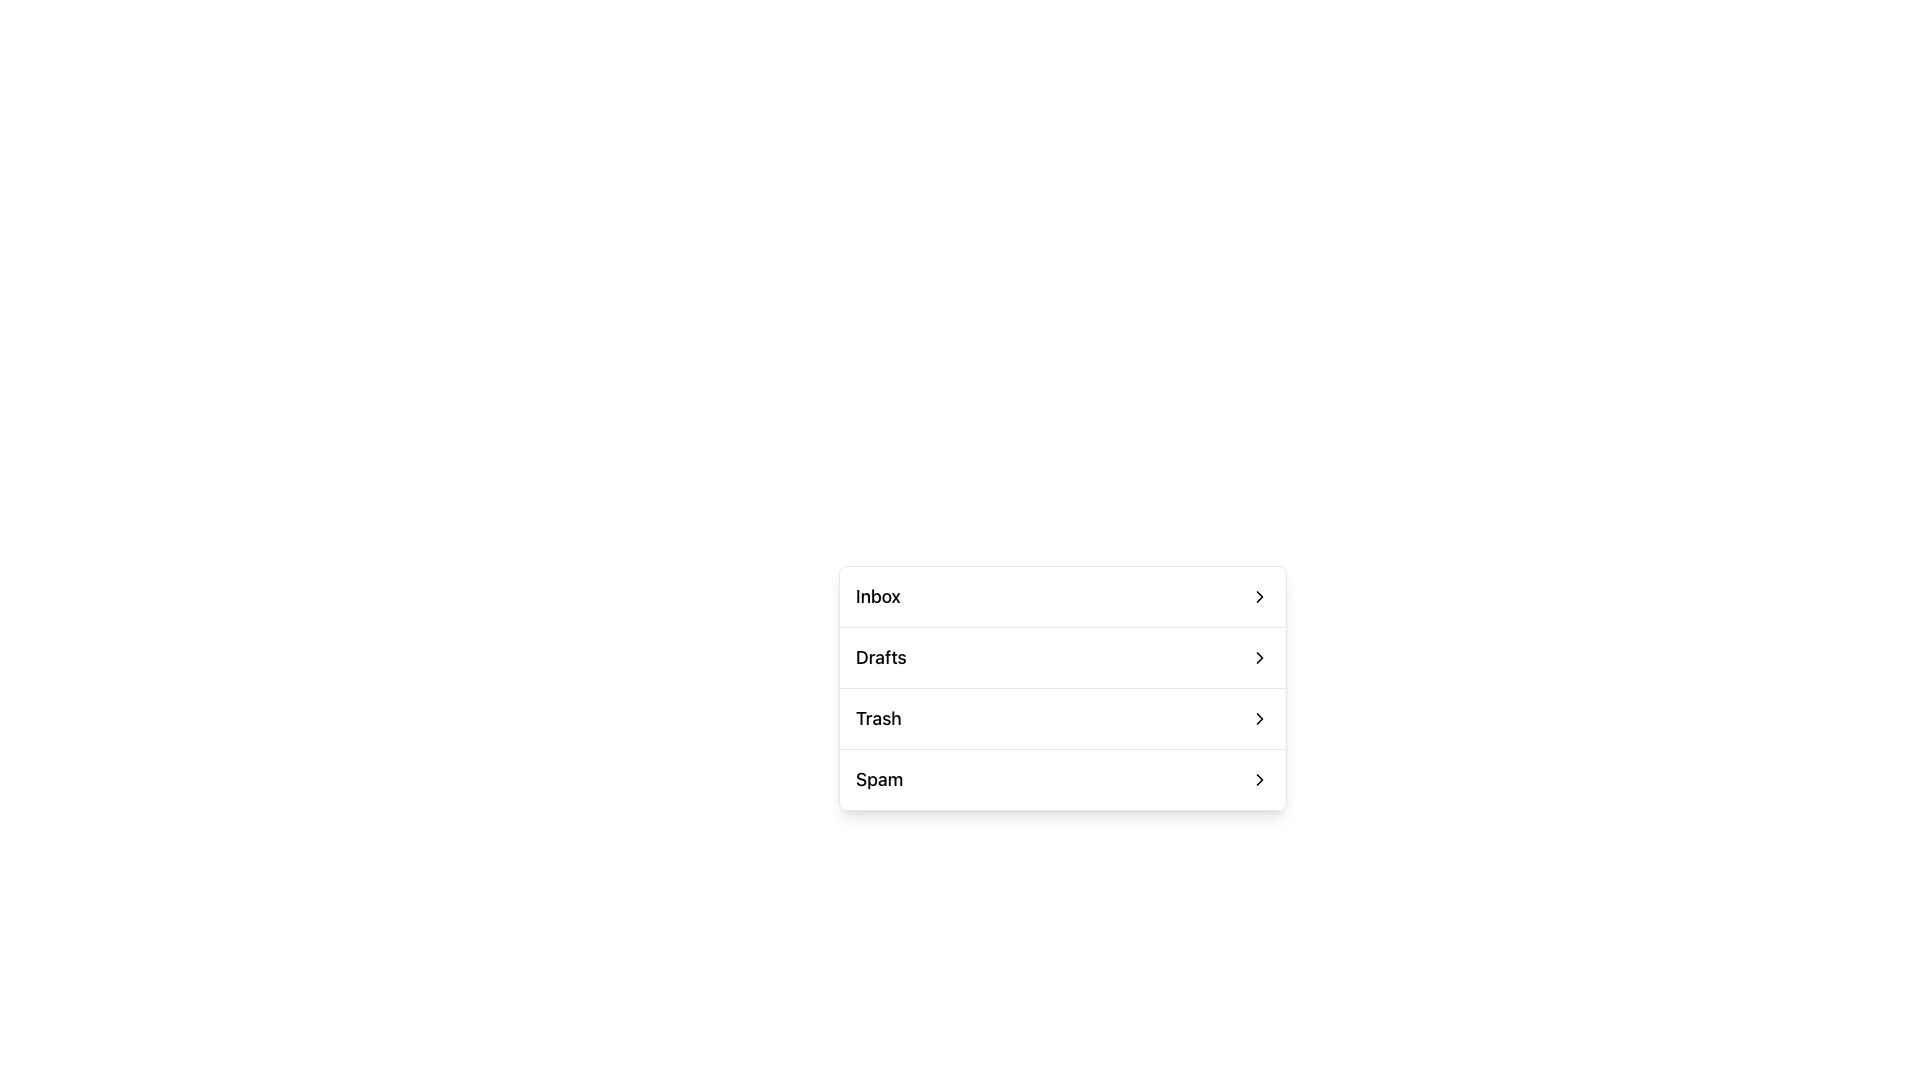  Describe the element at coordinates (1258, 717) in the screenshot. I see `the rightward-pointing chevron icon located to the far right of the 'Trash' menu item` at that location.